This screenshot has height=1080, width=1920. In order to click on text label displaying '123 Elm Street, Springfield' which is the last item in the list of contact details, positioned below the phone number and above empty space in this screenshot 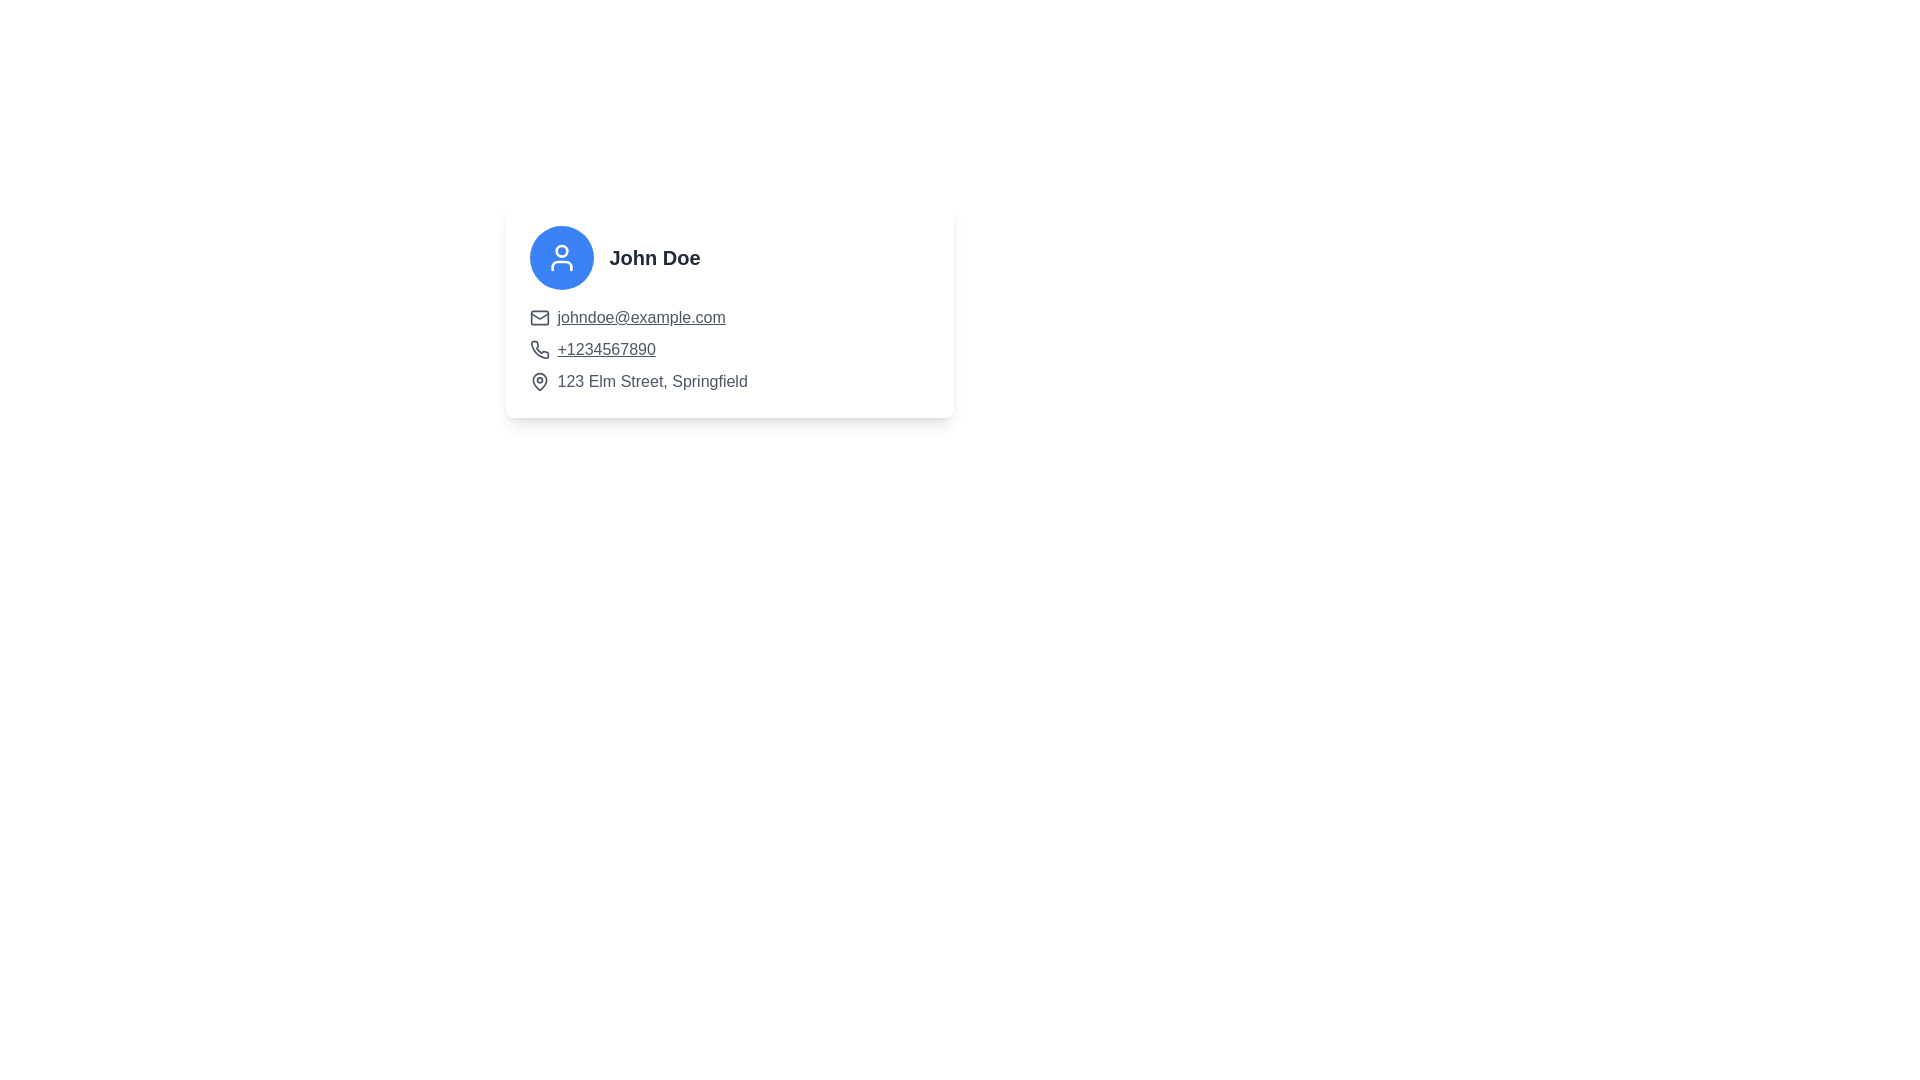, I will do `click(652, 381)`.